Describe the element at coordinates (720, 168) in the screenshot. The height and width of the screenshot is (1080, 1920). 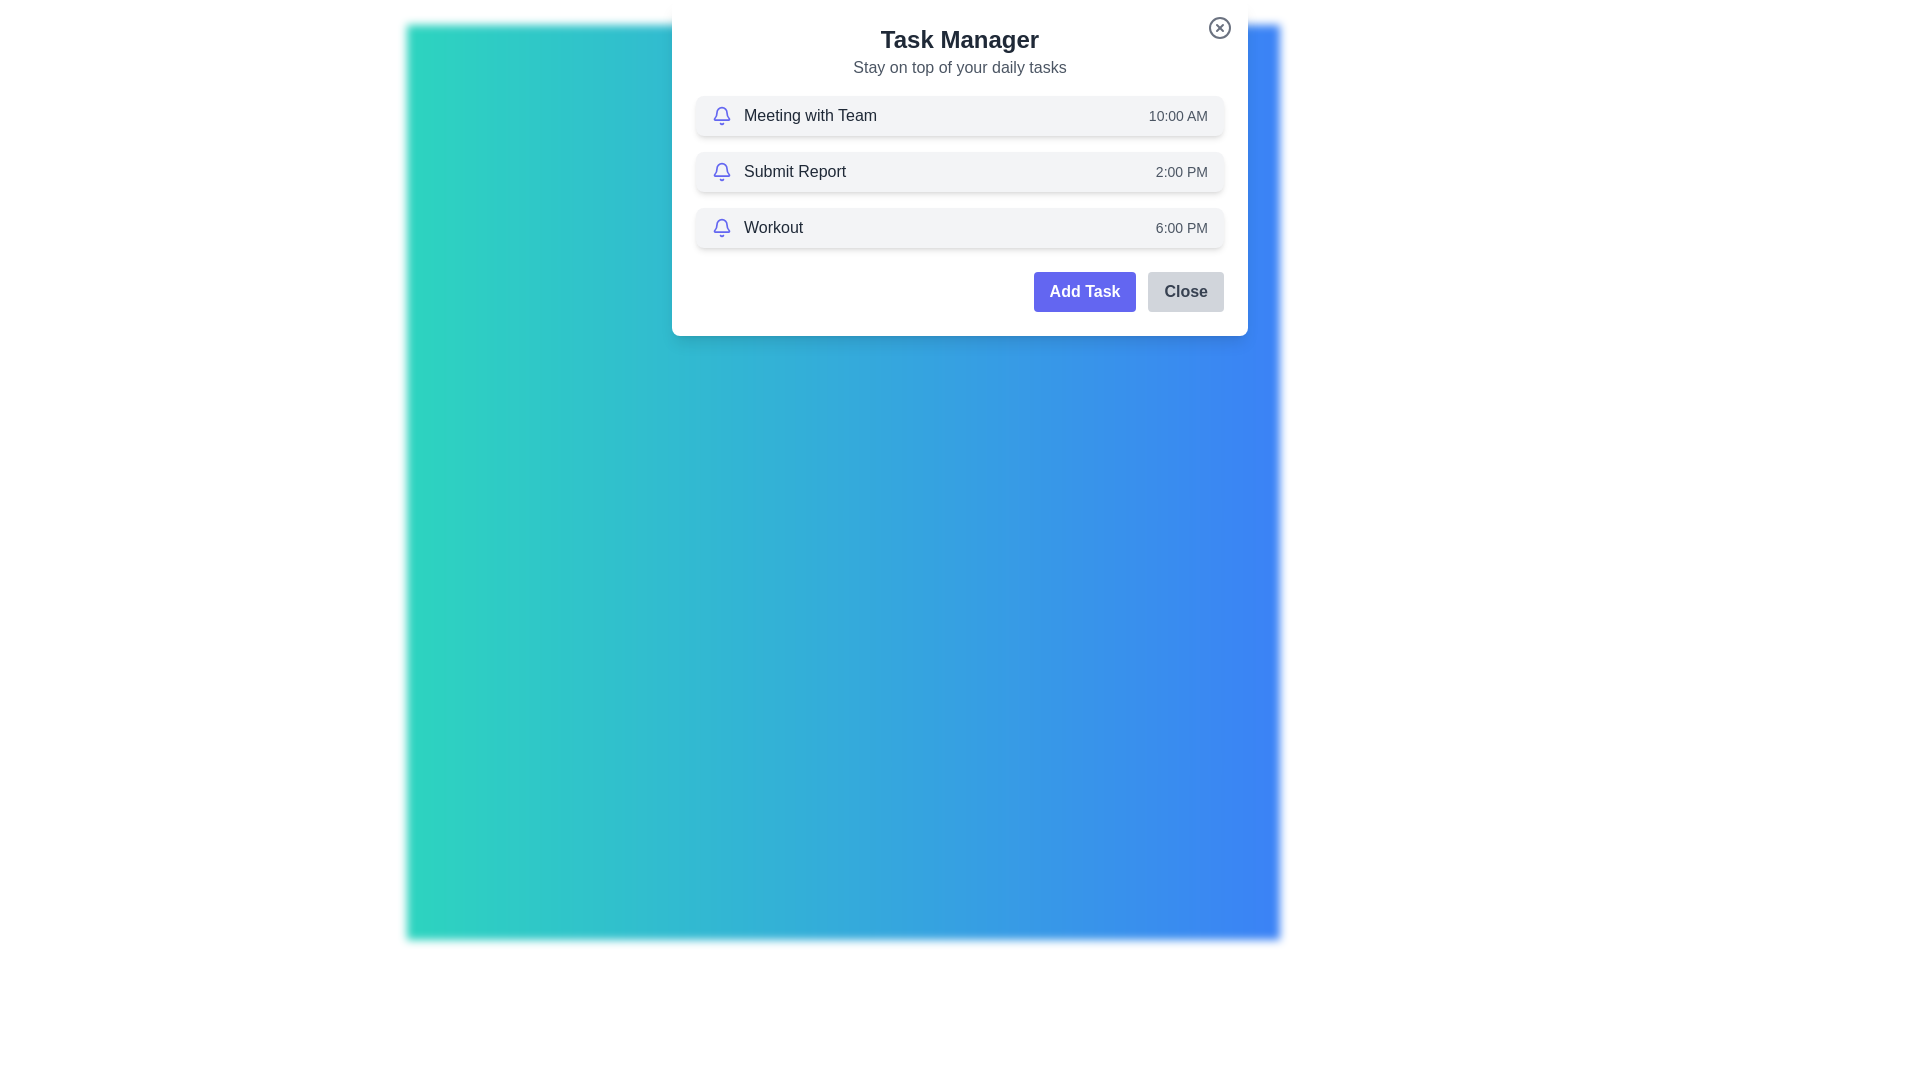
I see `the middle curve of the blue-stroked SVG bell icon associated with the 'Submit Report' item, which is located centrally within the icon's structure` at that location.